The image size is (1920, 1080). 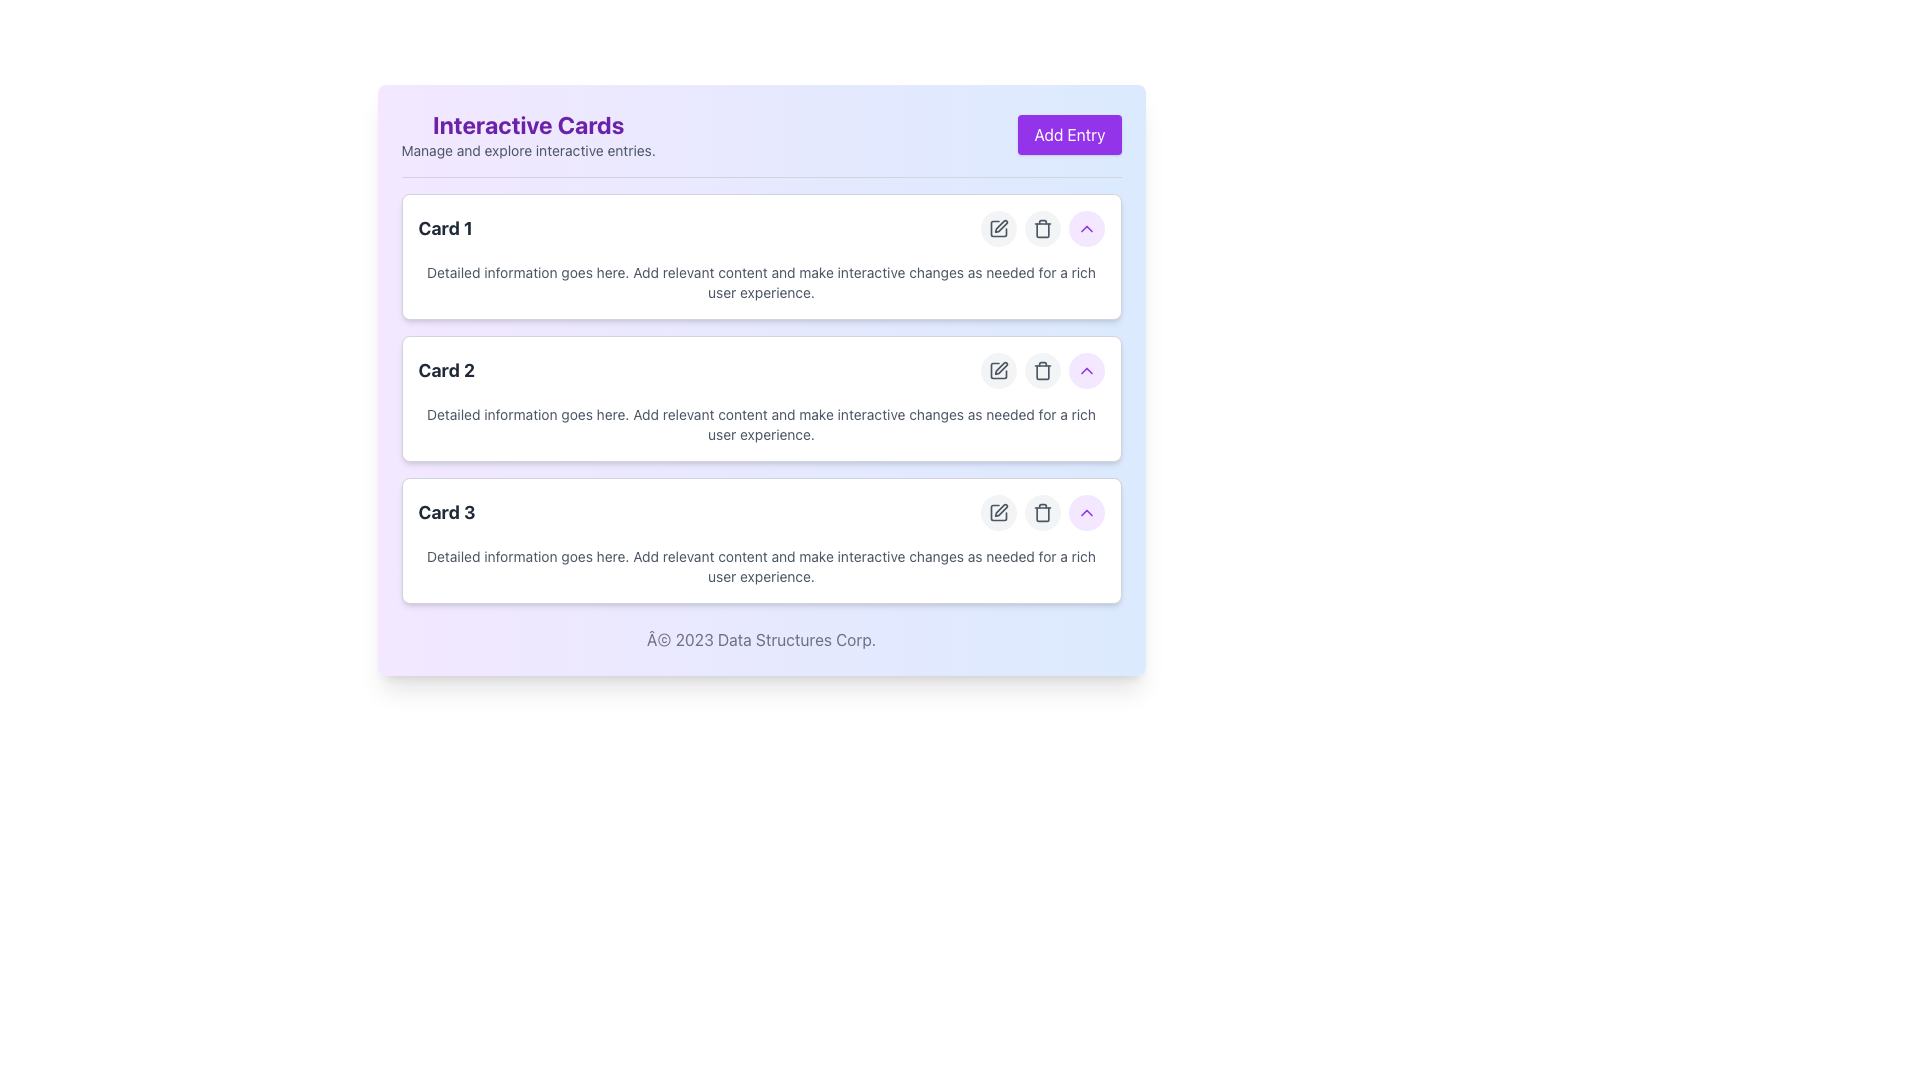 I want to click on the collapse/expand icon located in the right corner of the third card, so click(x=1085, y=227).